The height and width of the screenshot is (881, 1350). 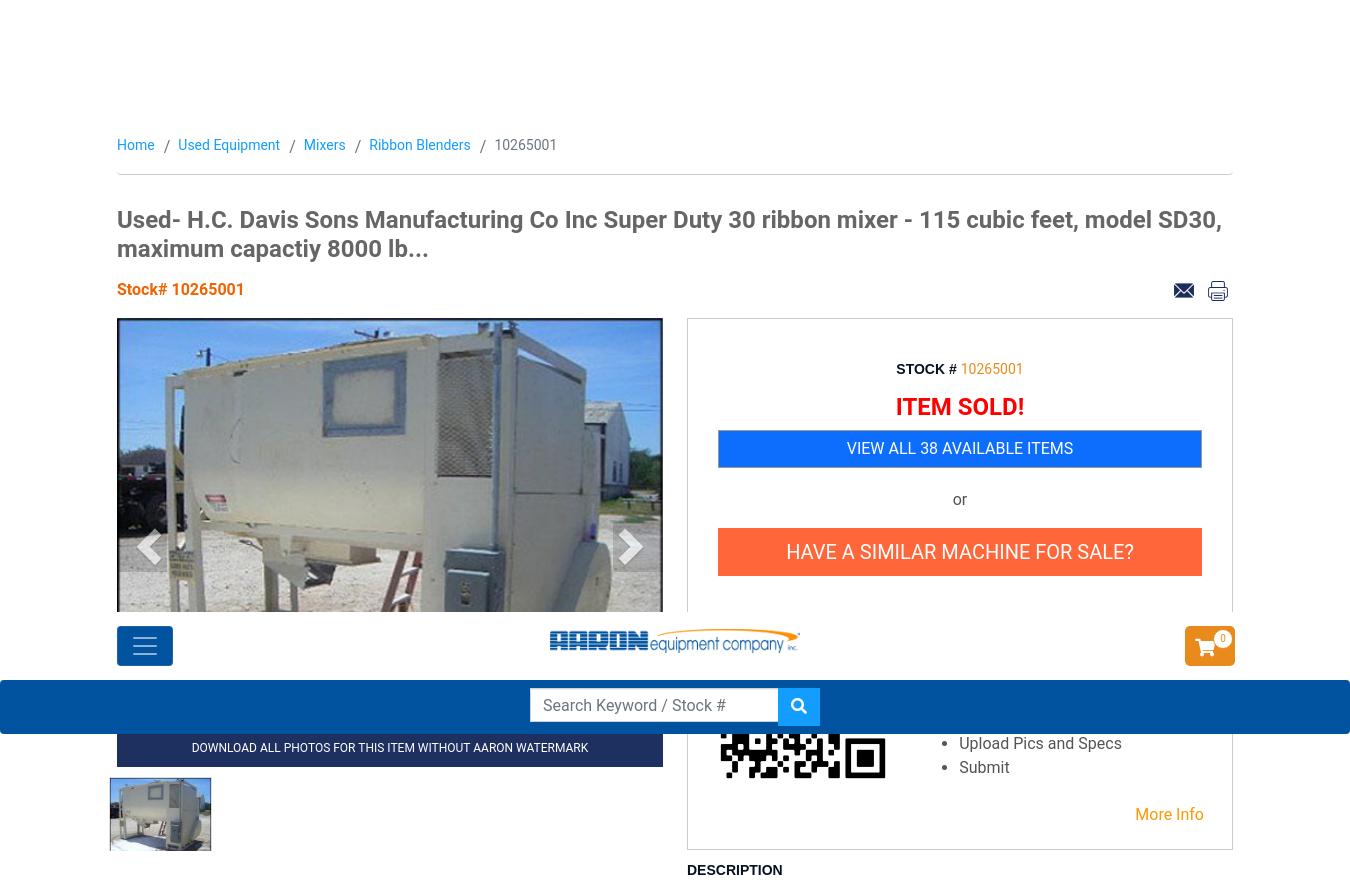 What do you see at coordinates (891, 569) in the screenshot?
I see `'What Some of Our Customers Have to Say About Us'` at bounding box center [891, 569].